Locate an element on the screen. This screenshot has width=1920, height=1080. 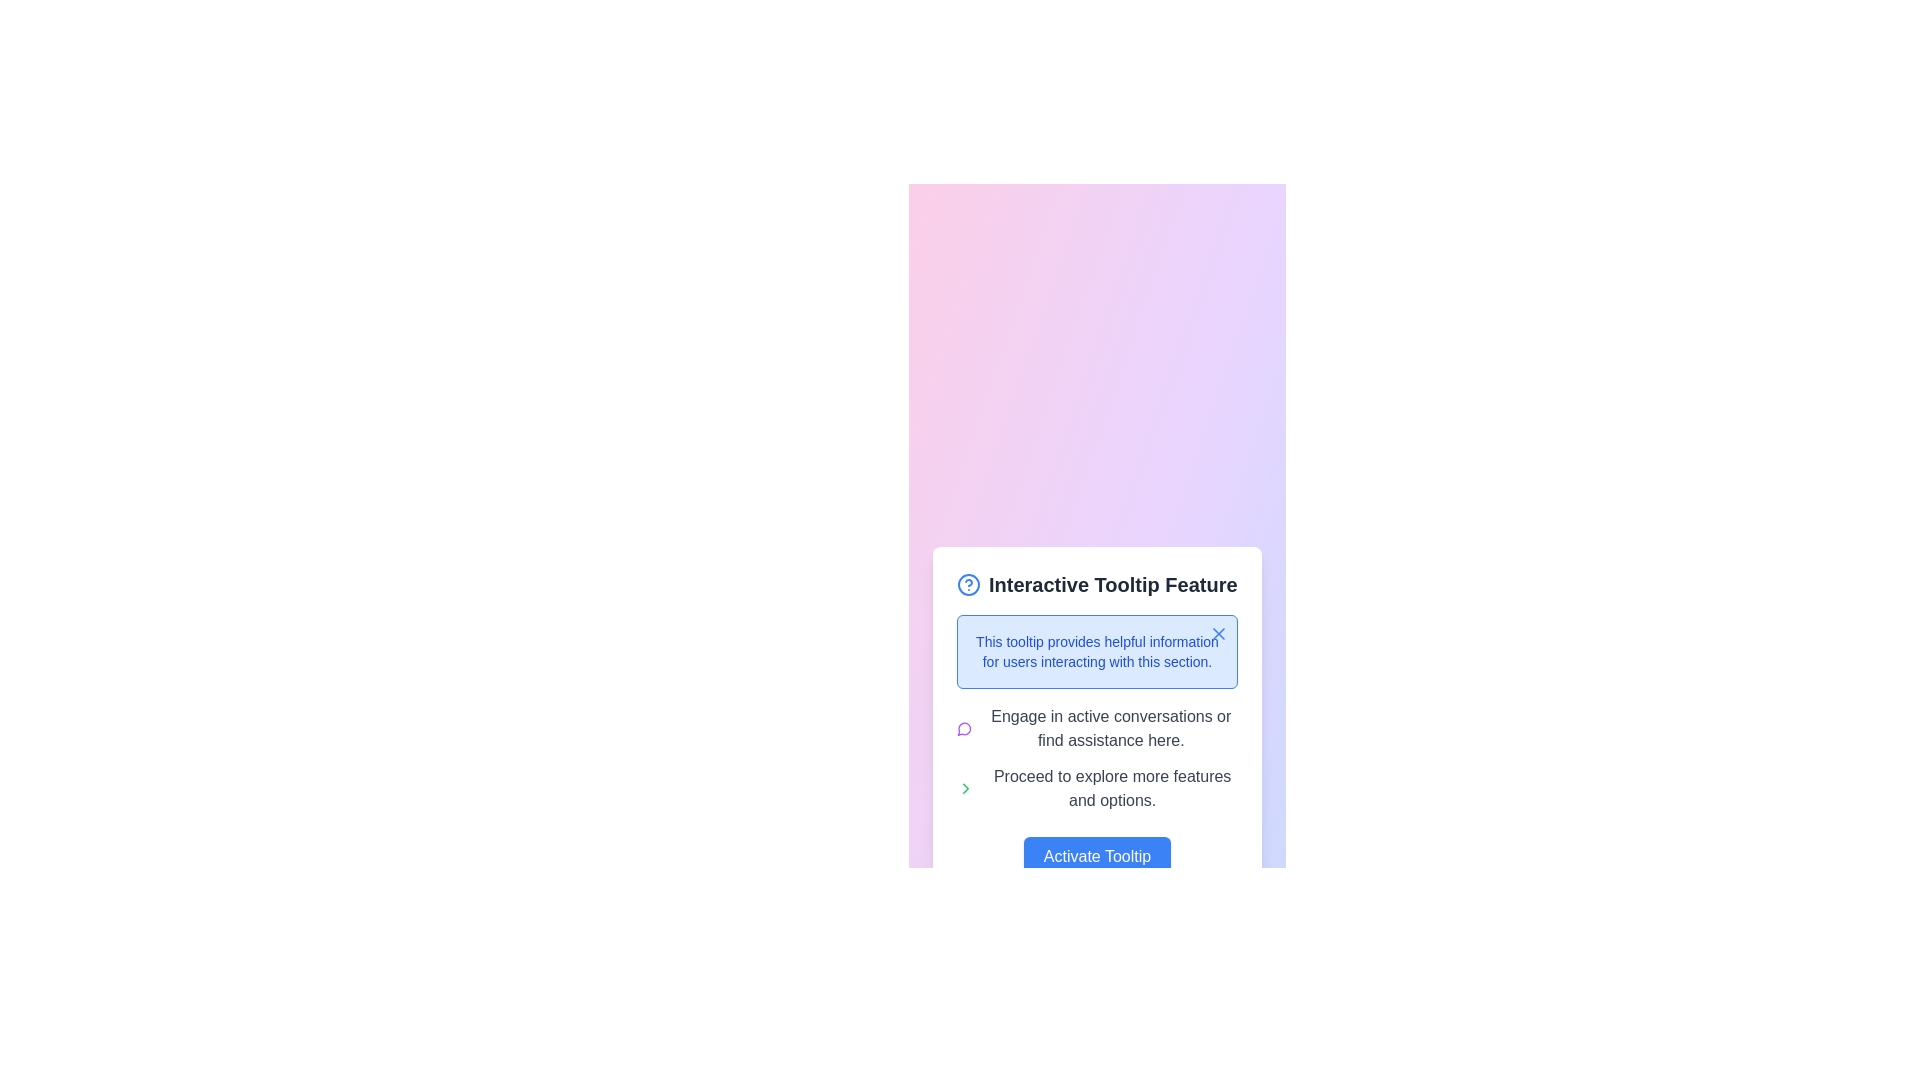
the arrow icon located in the bottom right quadrant of the SVG graphical element, which is styled with the class 'lucide-chevron-right' is located at coordinates (966, 788).